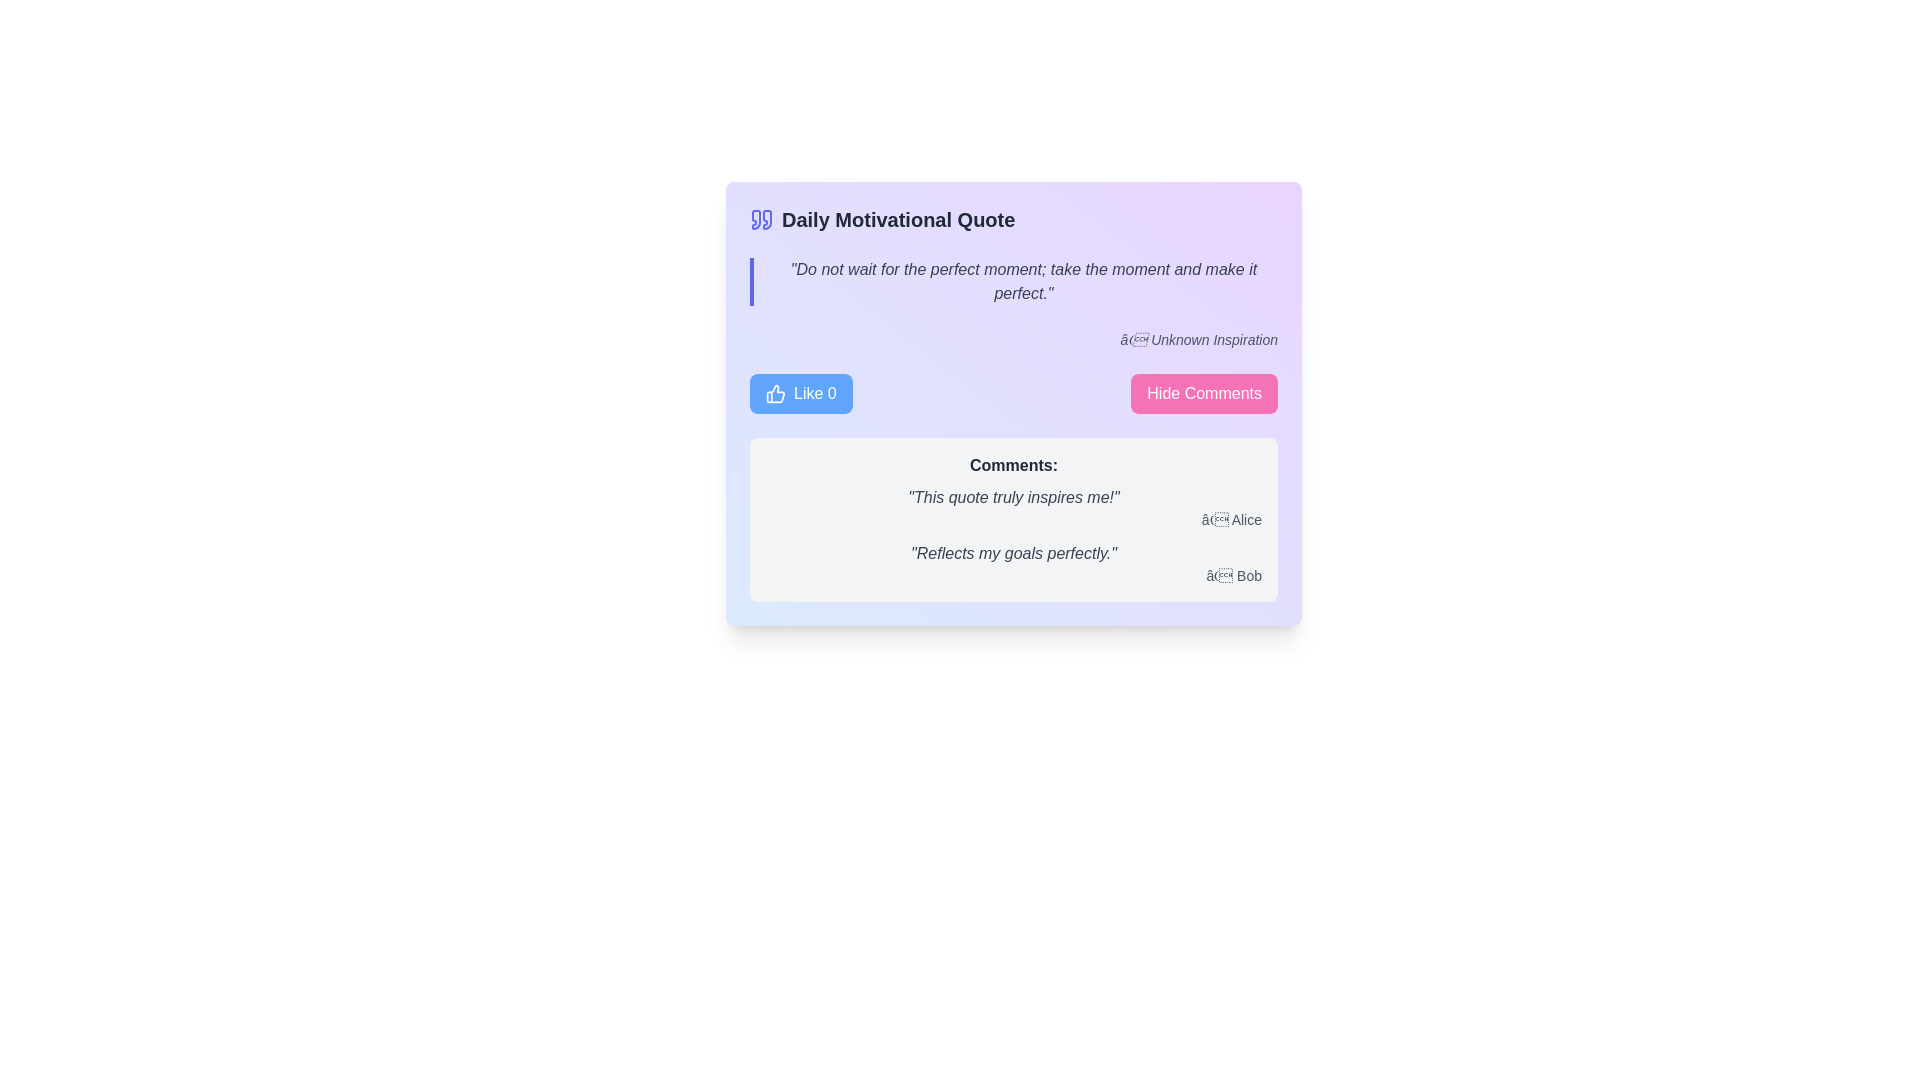 The image size is (1920, 1080). What do you see at coordinates (801, 393) in the screenshot?
I see `the blue rectangular button with rounded corners that contains a thumbs-up icon and the text 'Like 0'` at bounding box center [801, 393].